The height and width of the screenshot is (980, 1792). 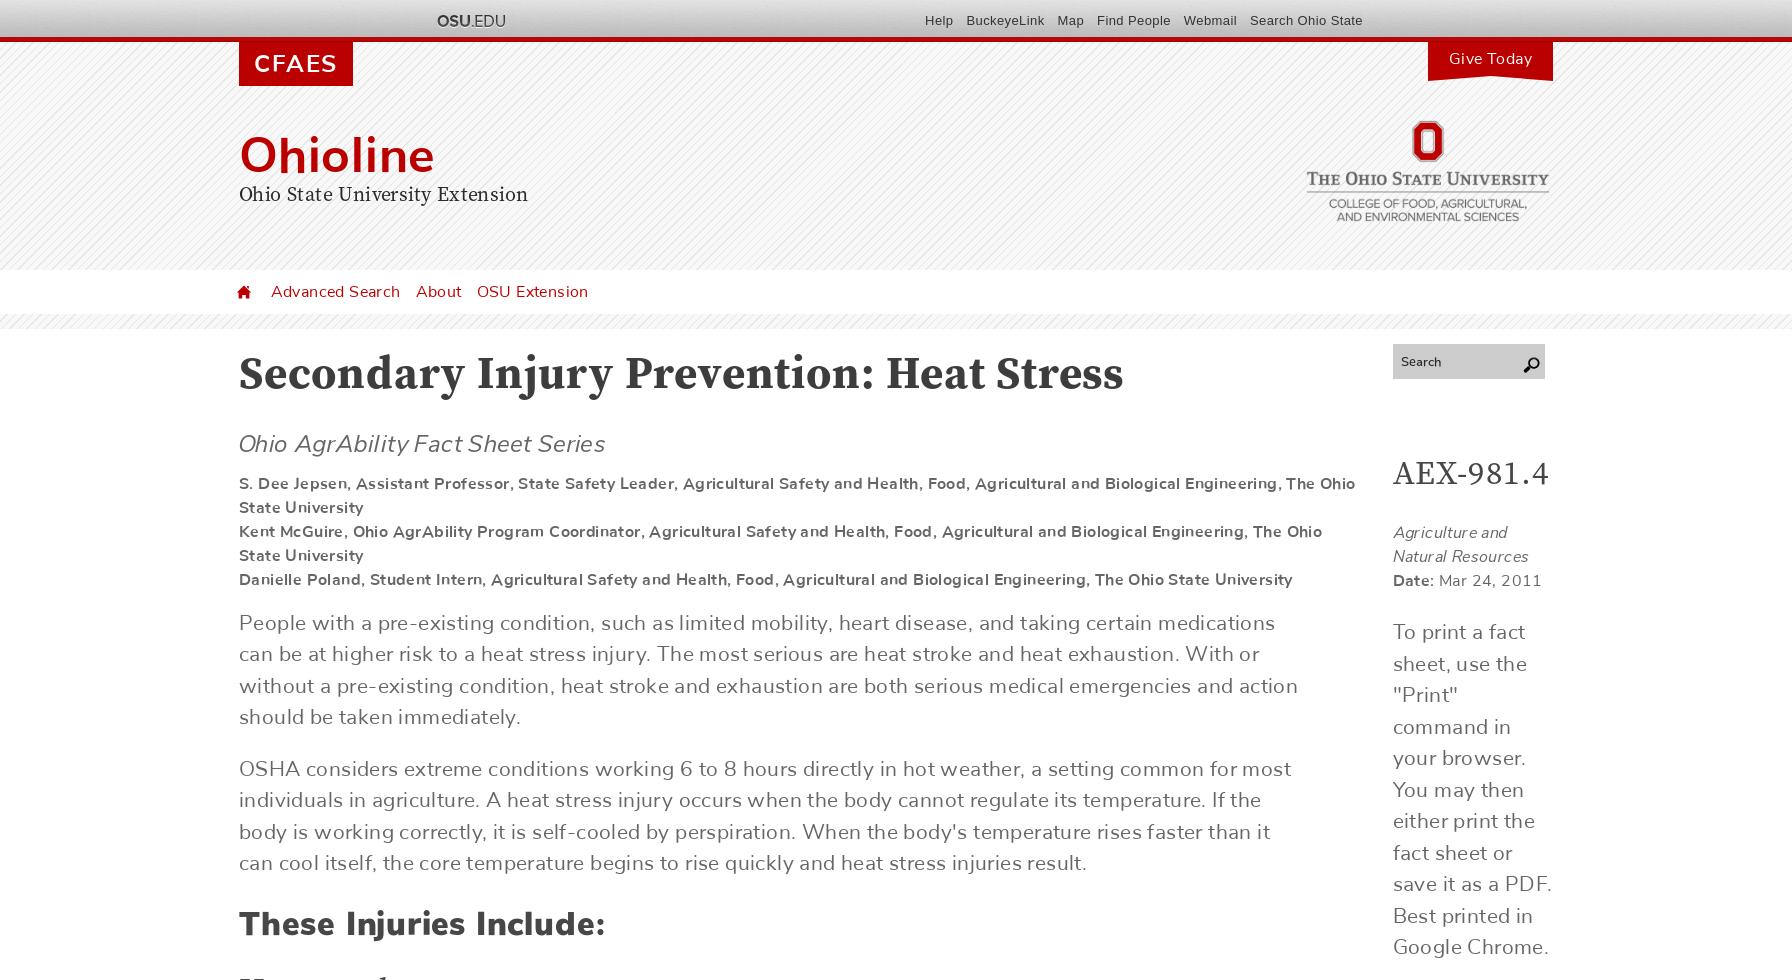 What do you see at coordinates (1392, 475) in the screenshot?
I see `'AEX-981.4'` at bounding box center [1392, 475].